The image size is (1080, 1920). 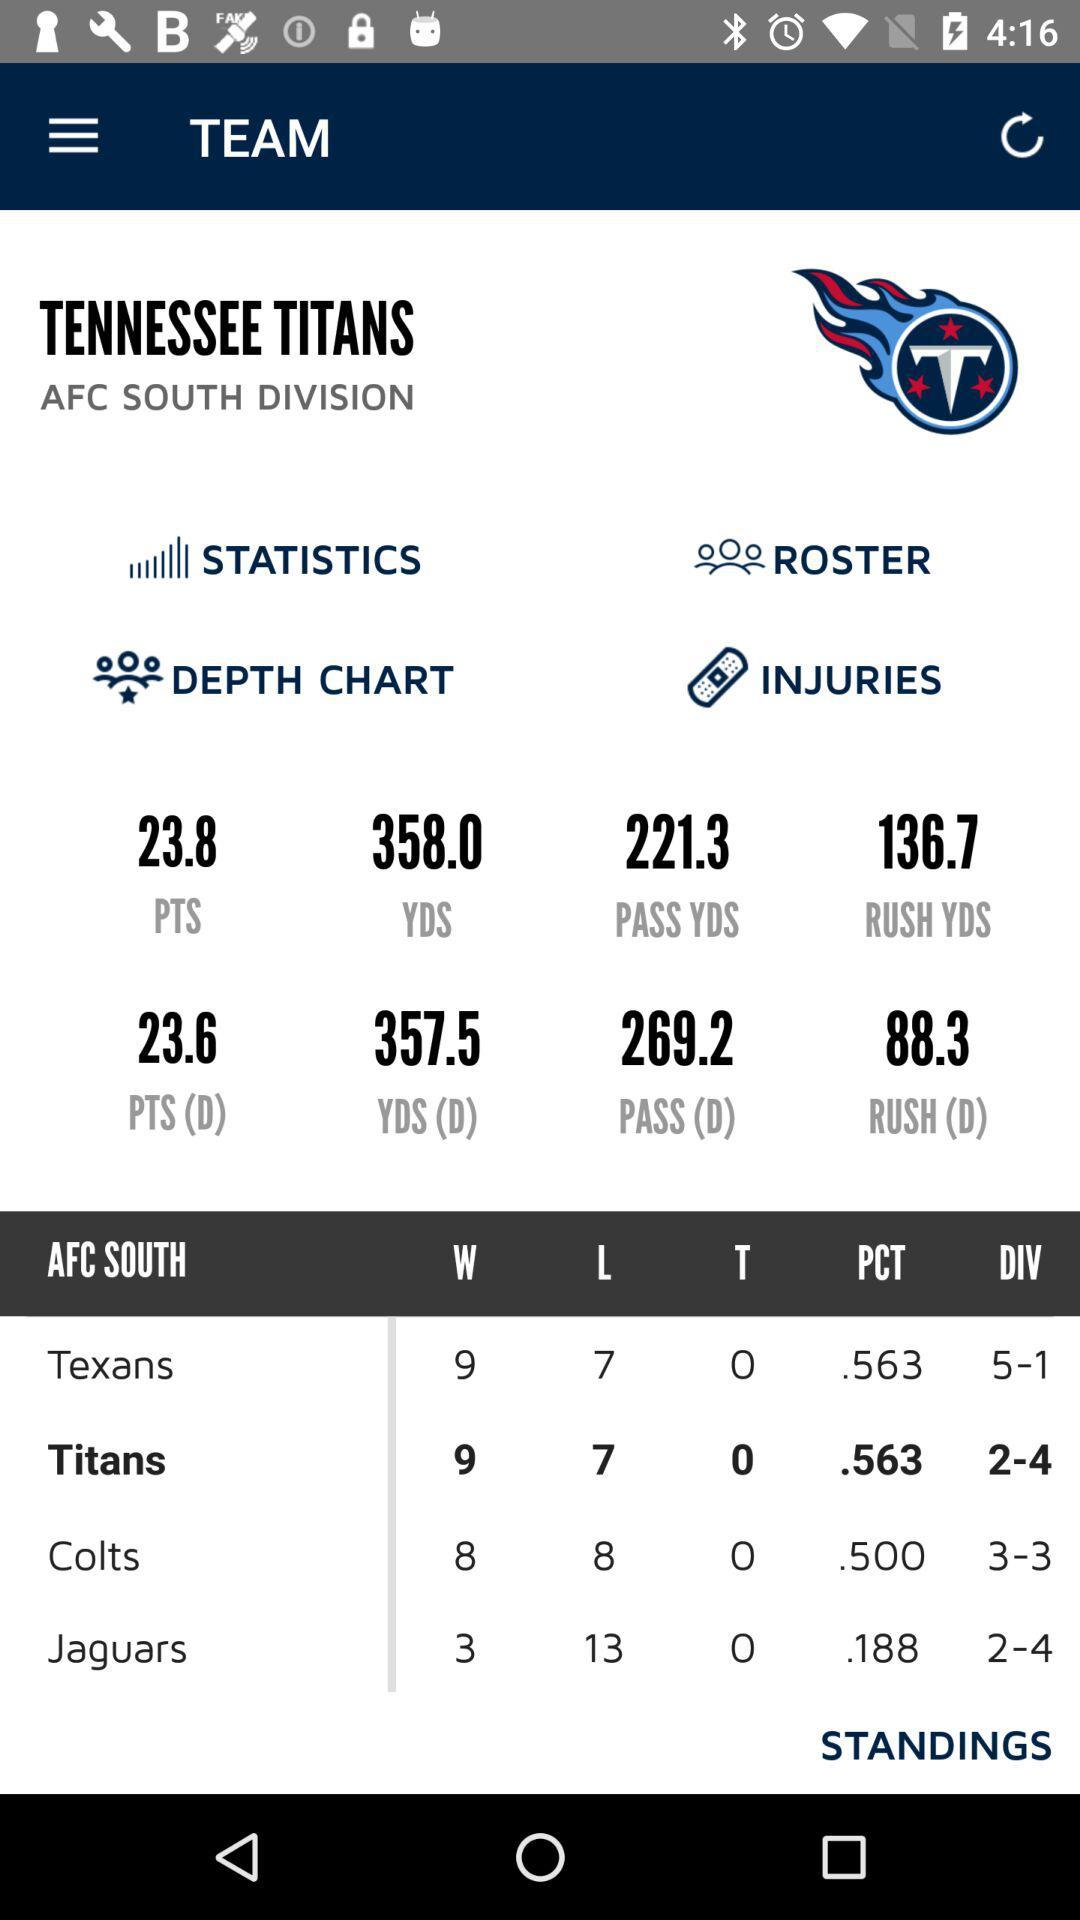 What do you see at coordinates (716, 676) in the screenshot?
I see `the icon which is left of the text injuries` at bounding box center [716, 676].